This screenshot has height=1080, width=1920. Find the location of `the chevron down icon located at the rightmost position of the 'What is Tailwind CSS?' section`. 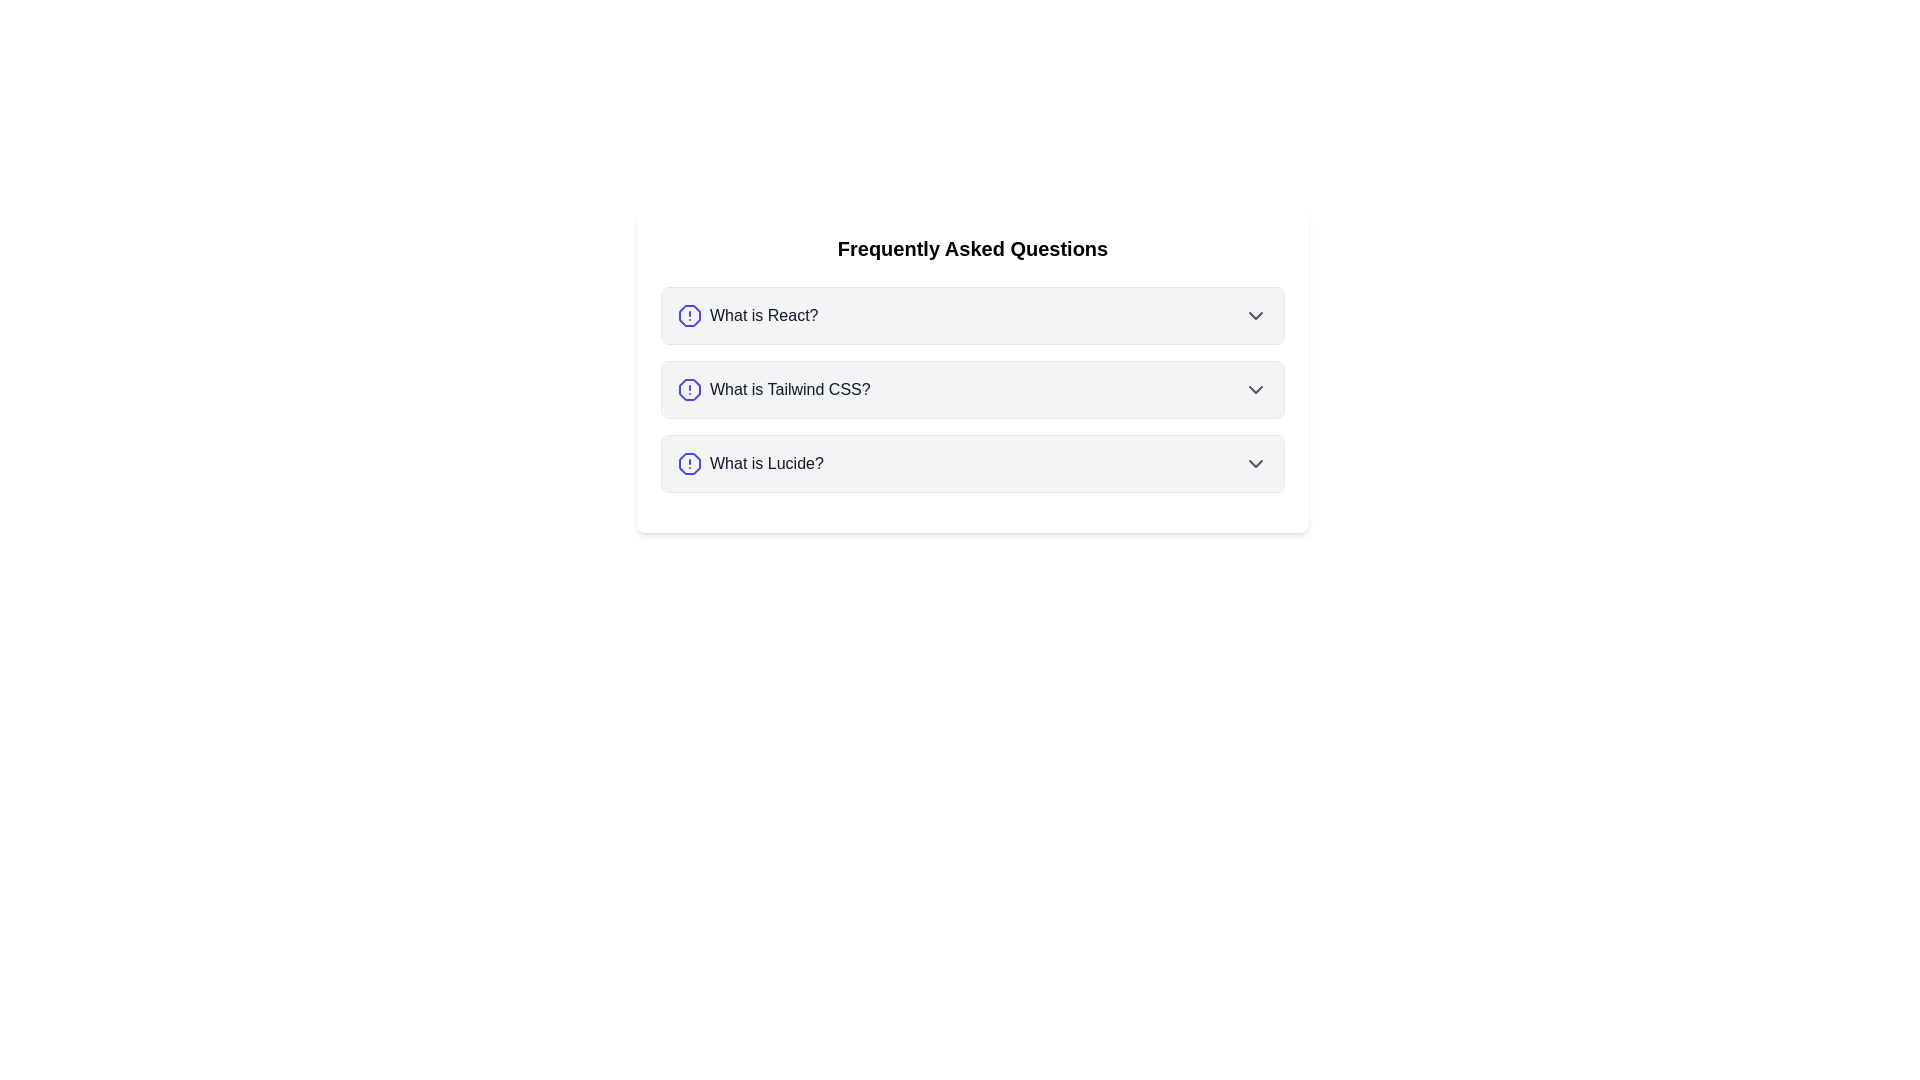

the chevron down icon located at the rightmost position of the 'What is Tailwind CSS?' section is located at coordinates (1255, 389).